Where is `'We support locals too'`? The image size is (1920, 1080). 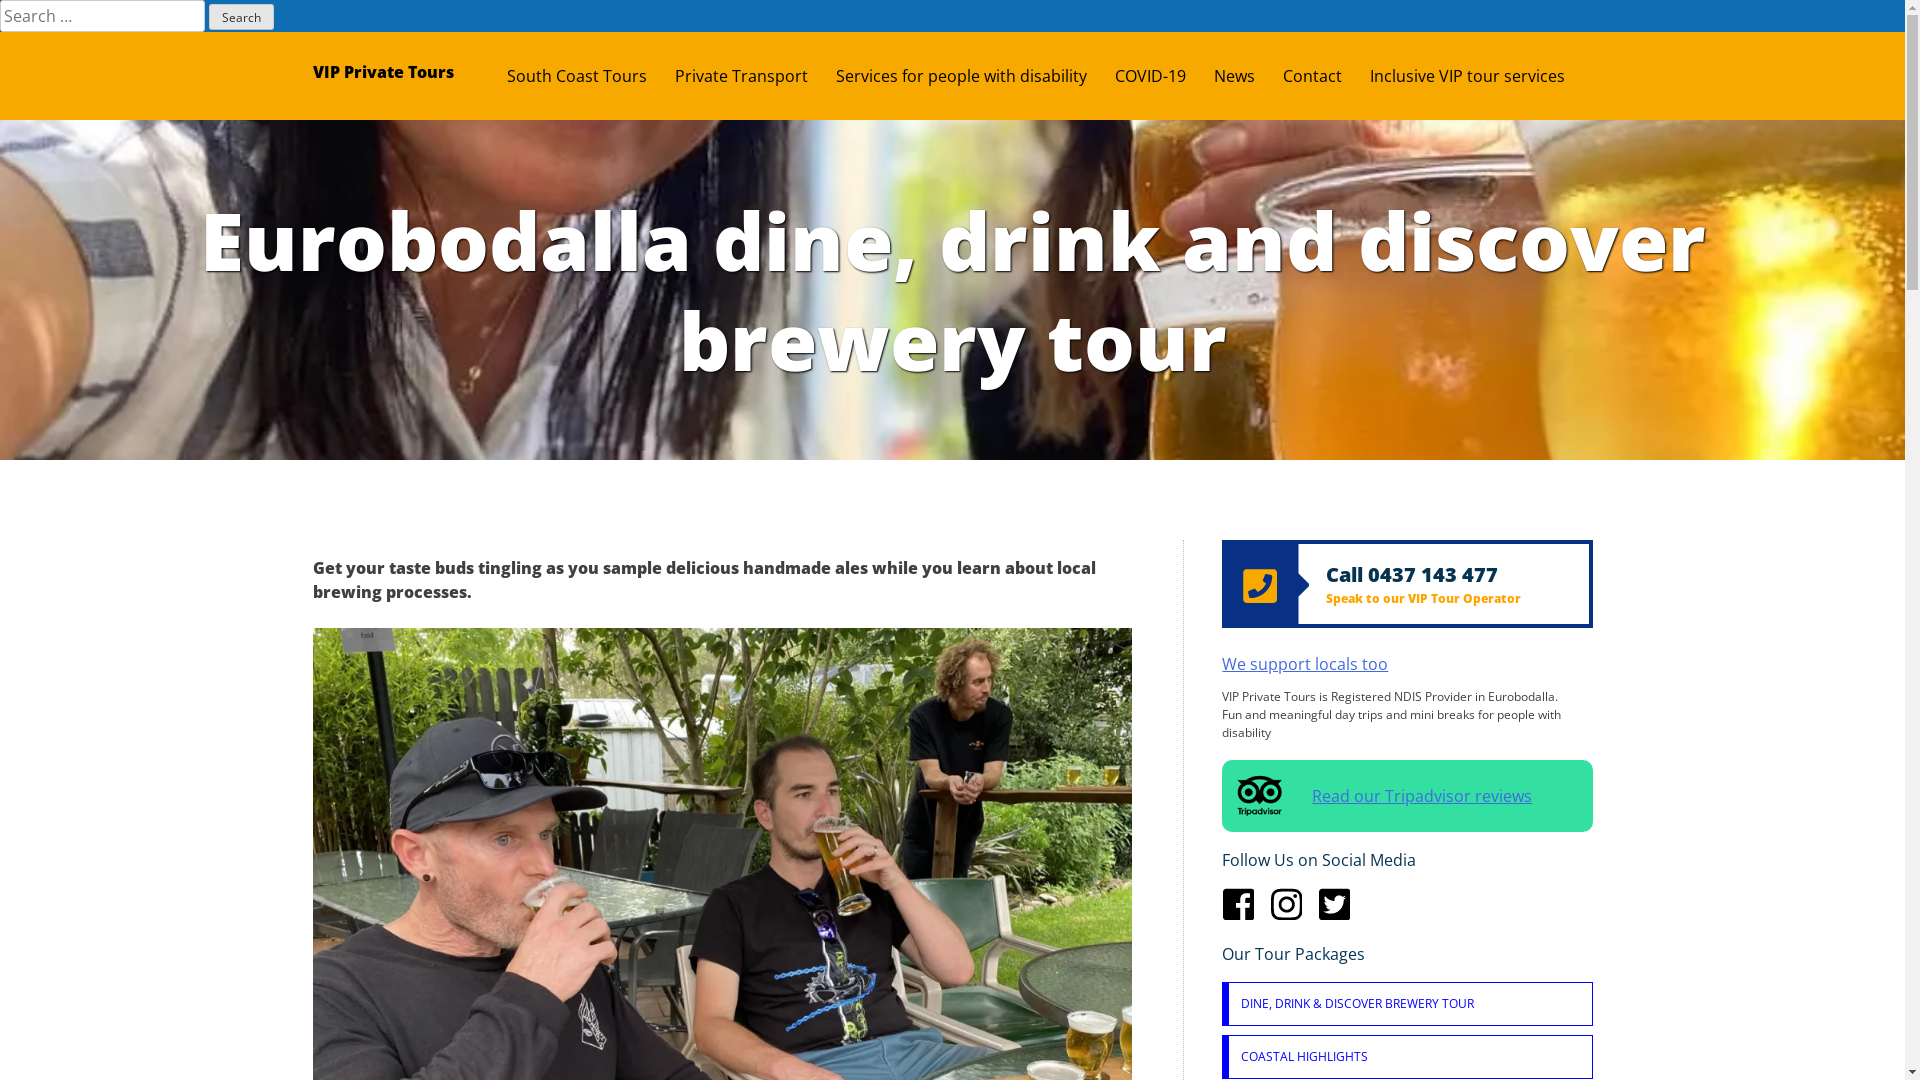
'We support locals too' is located at coordinates (1305, 663).